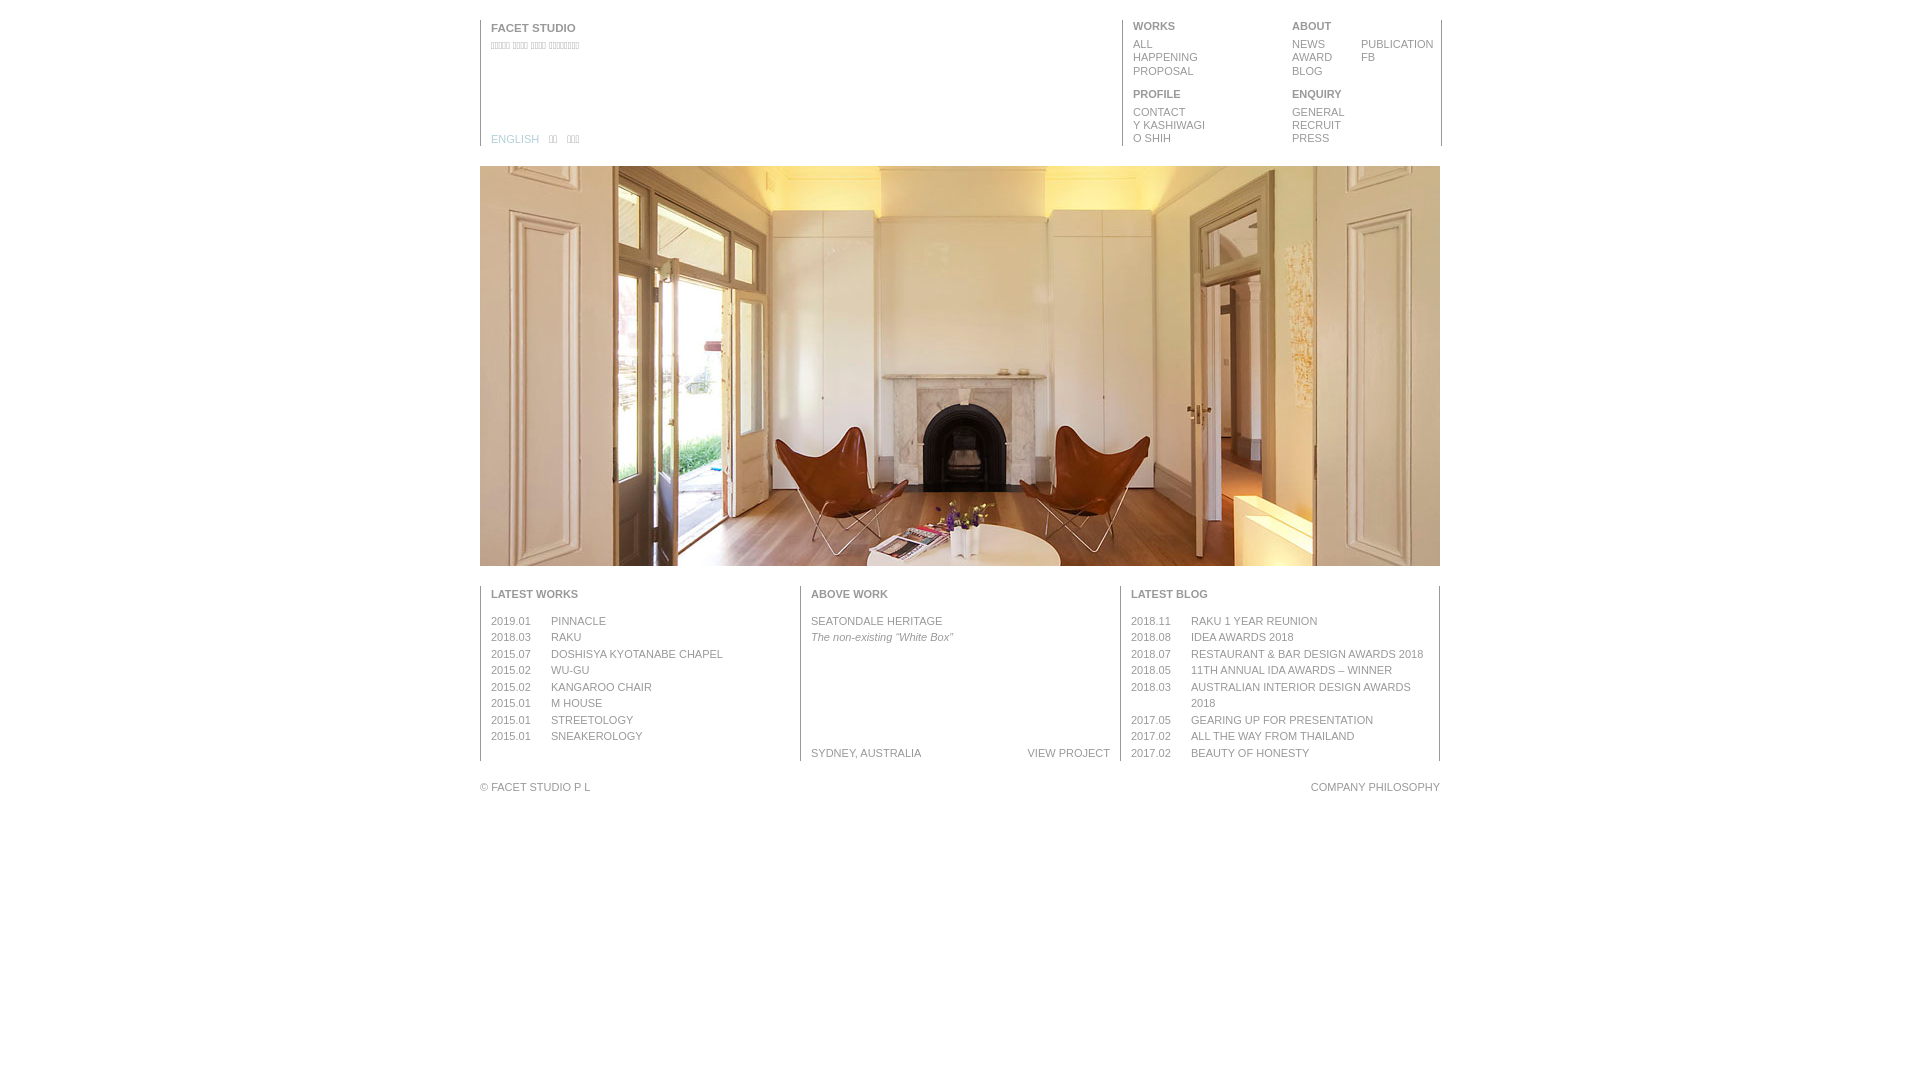 The image size is (1920, 1080). Describe the element at coordinates (670, 685) in the screenshot. I see `'KANGAROO CHAIR'` at that location.